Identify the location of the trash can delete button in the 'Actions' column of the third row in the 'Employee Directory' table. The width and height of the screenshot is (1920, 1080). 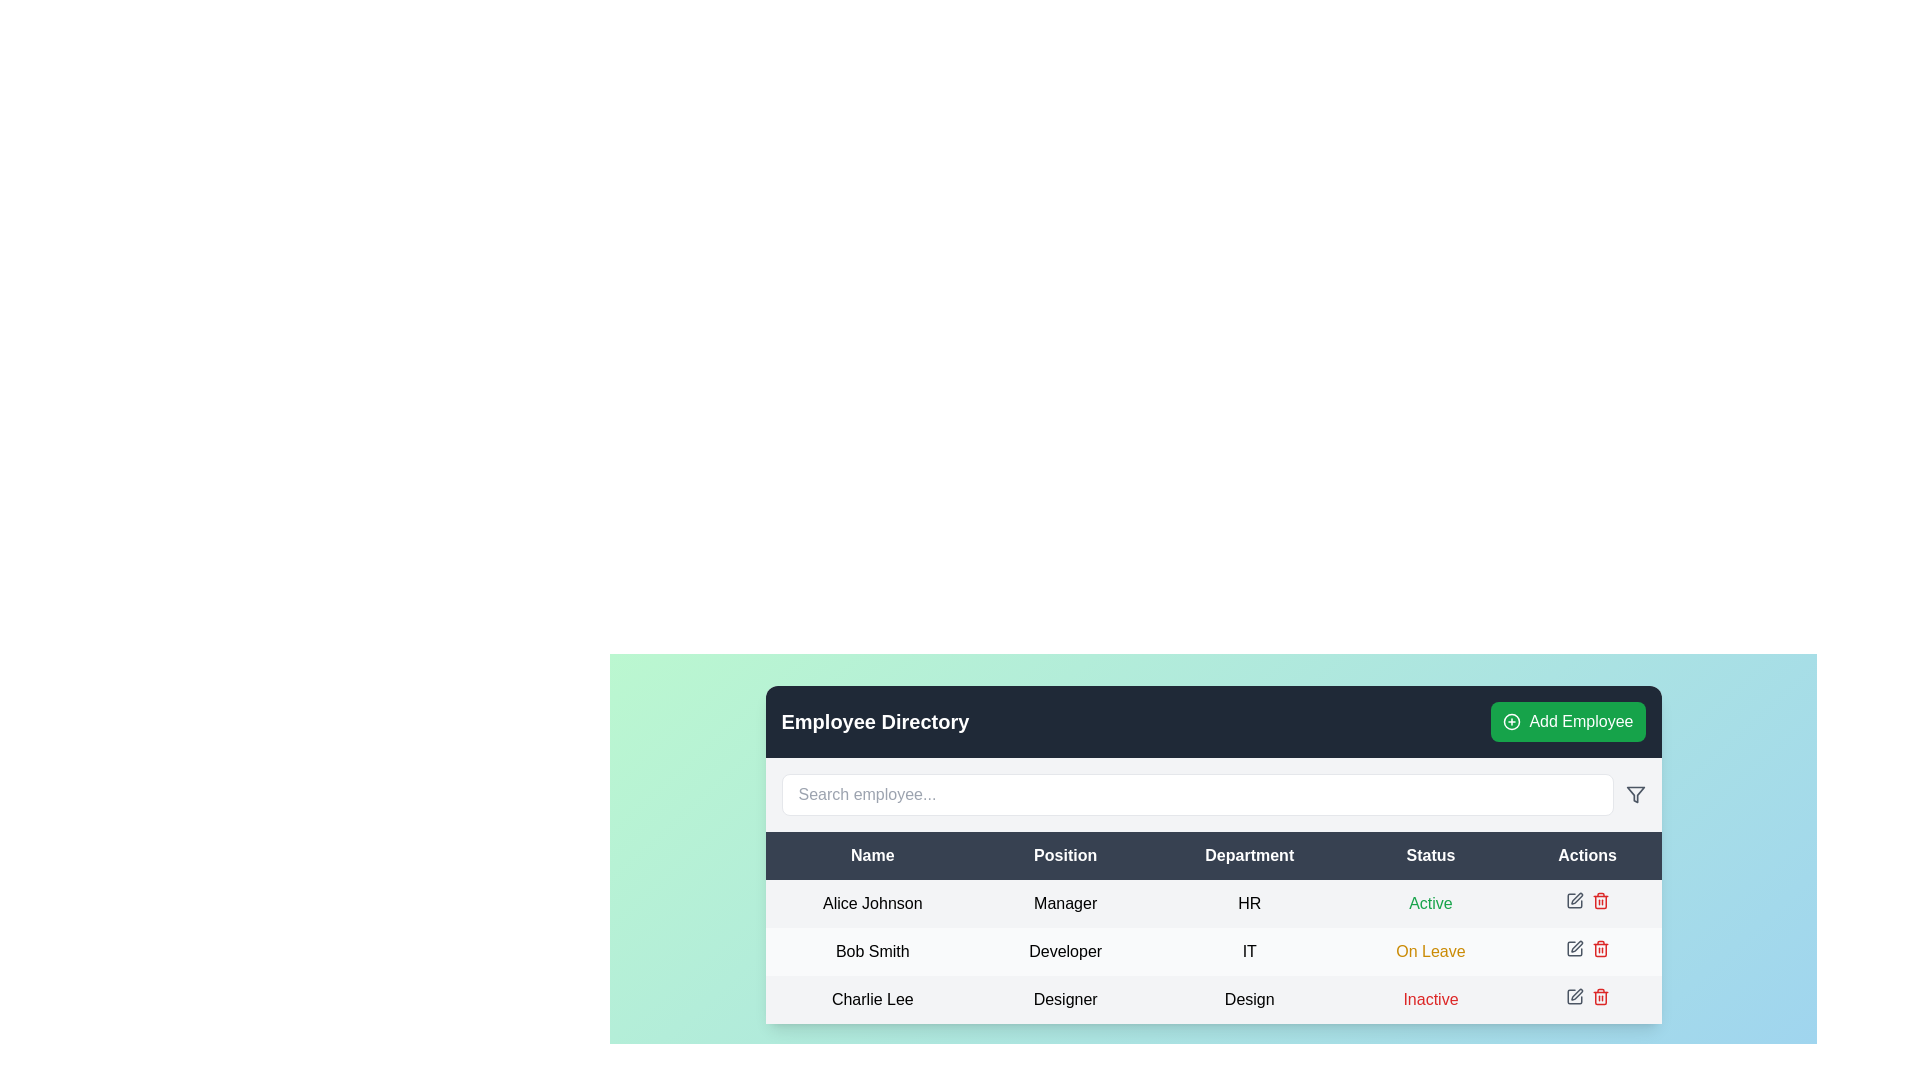
(1600, 947).